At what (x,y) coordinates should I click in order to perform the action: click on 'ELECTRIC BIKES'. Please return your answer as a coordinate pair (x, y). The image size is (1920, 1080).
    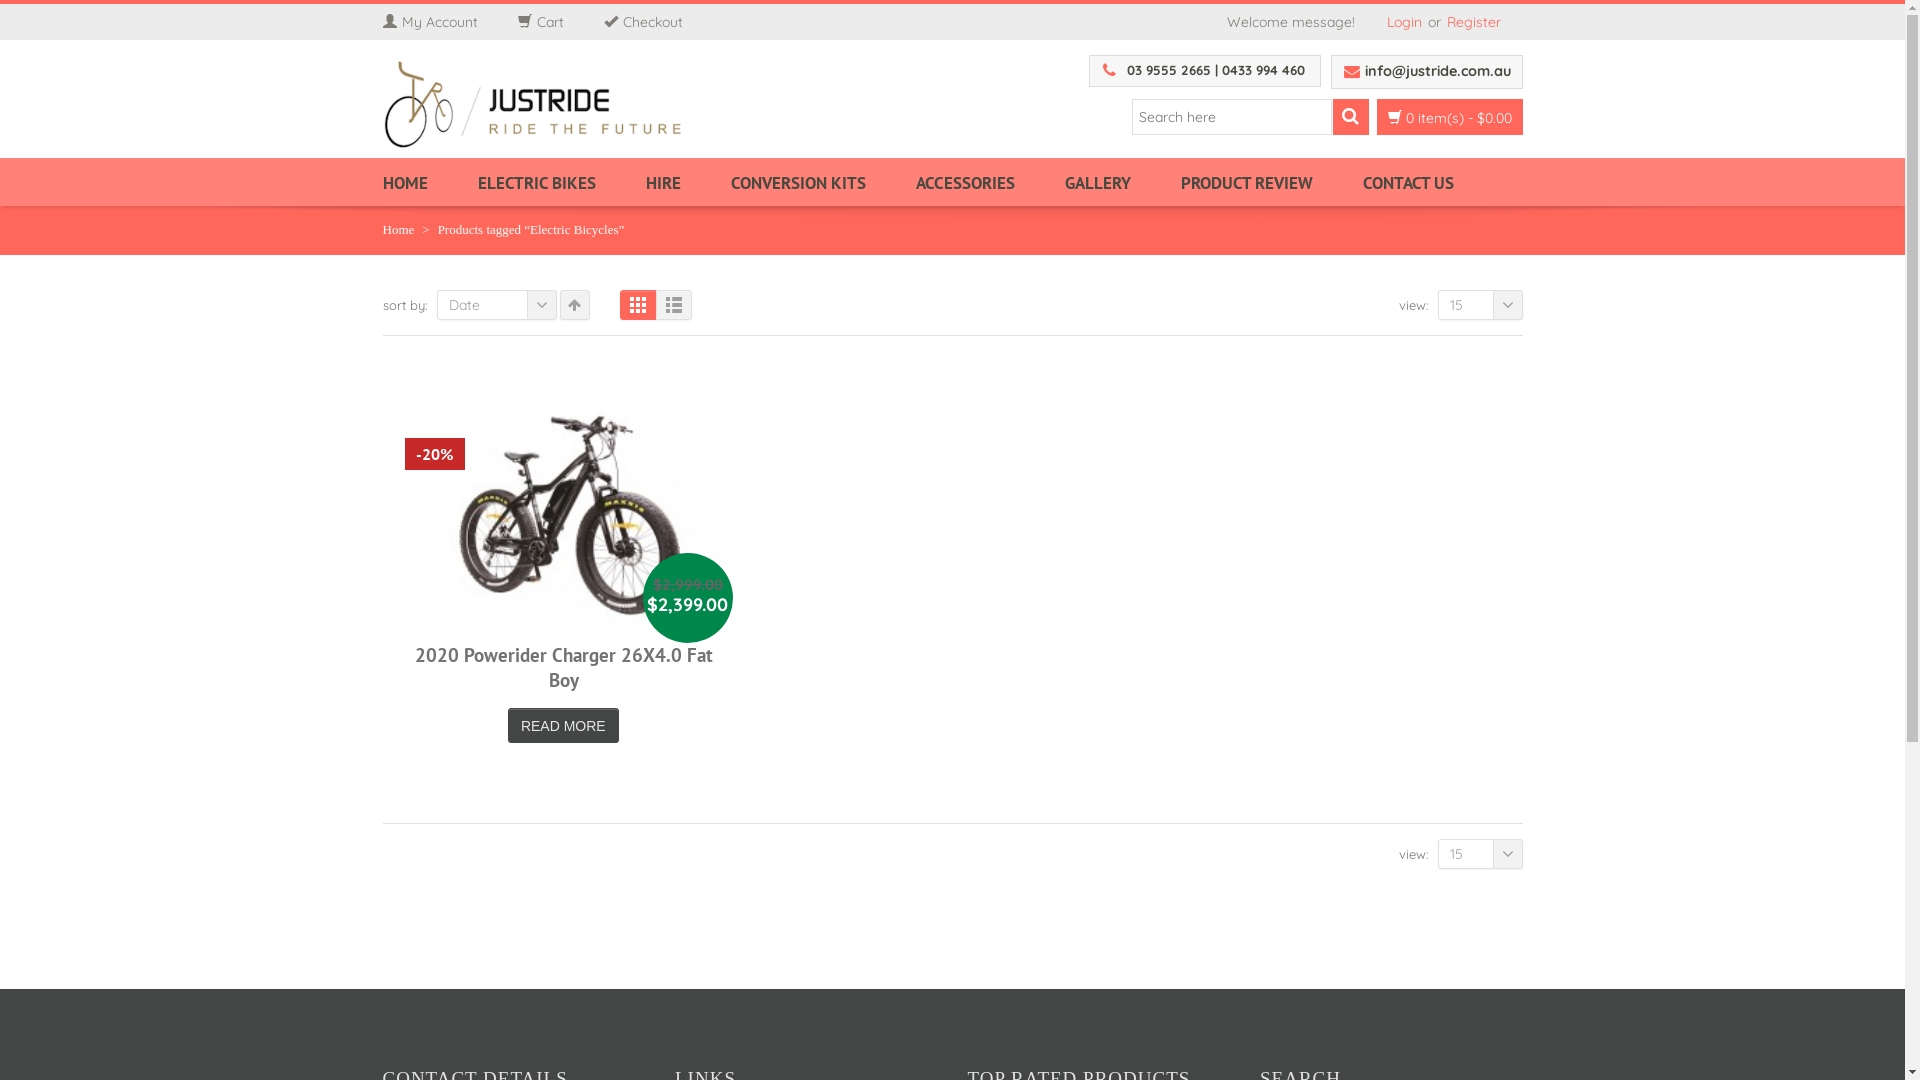
    Looking at the image, I should click on (560, 181).